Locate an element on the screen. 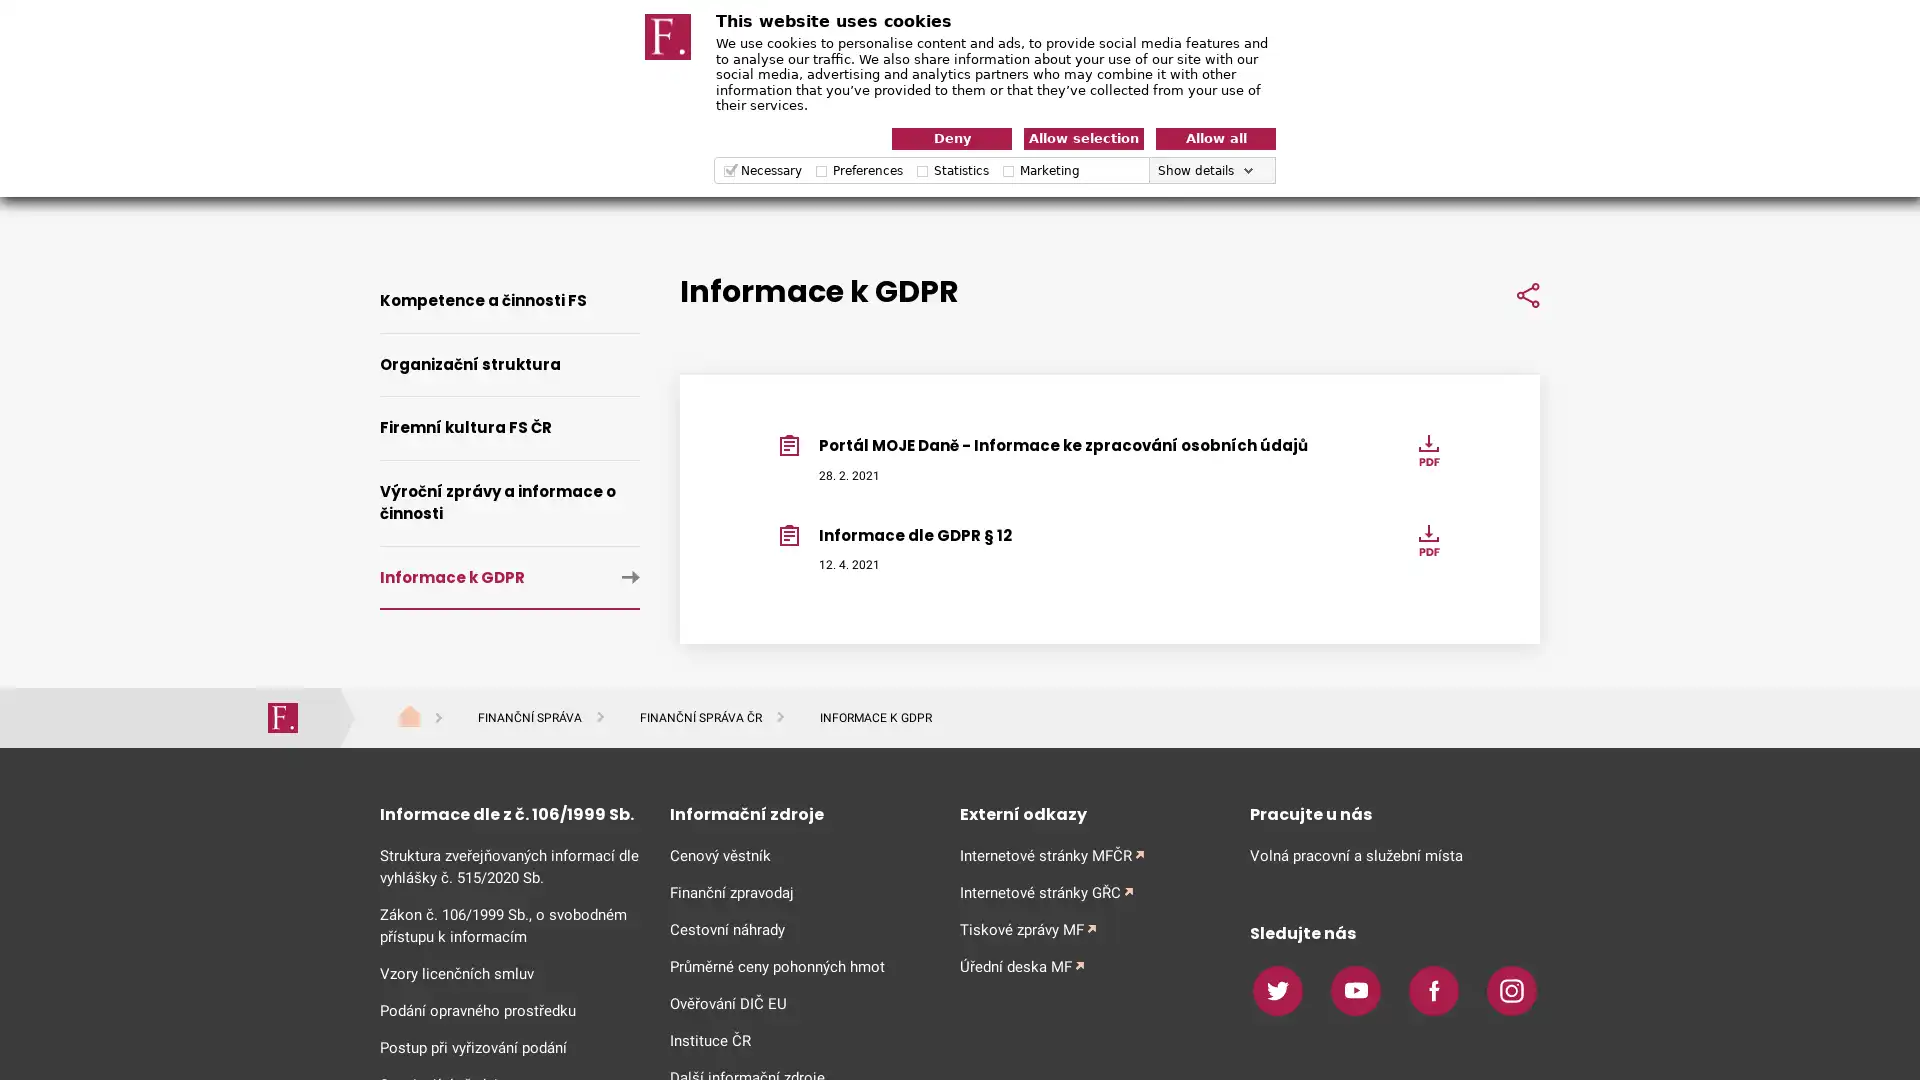 Image resolution: width=1920 pixels, height=1080 pixels. Pracujte u nas is located at coordinates (1394, 813).